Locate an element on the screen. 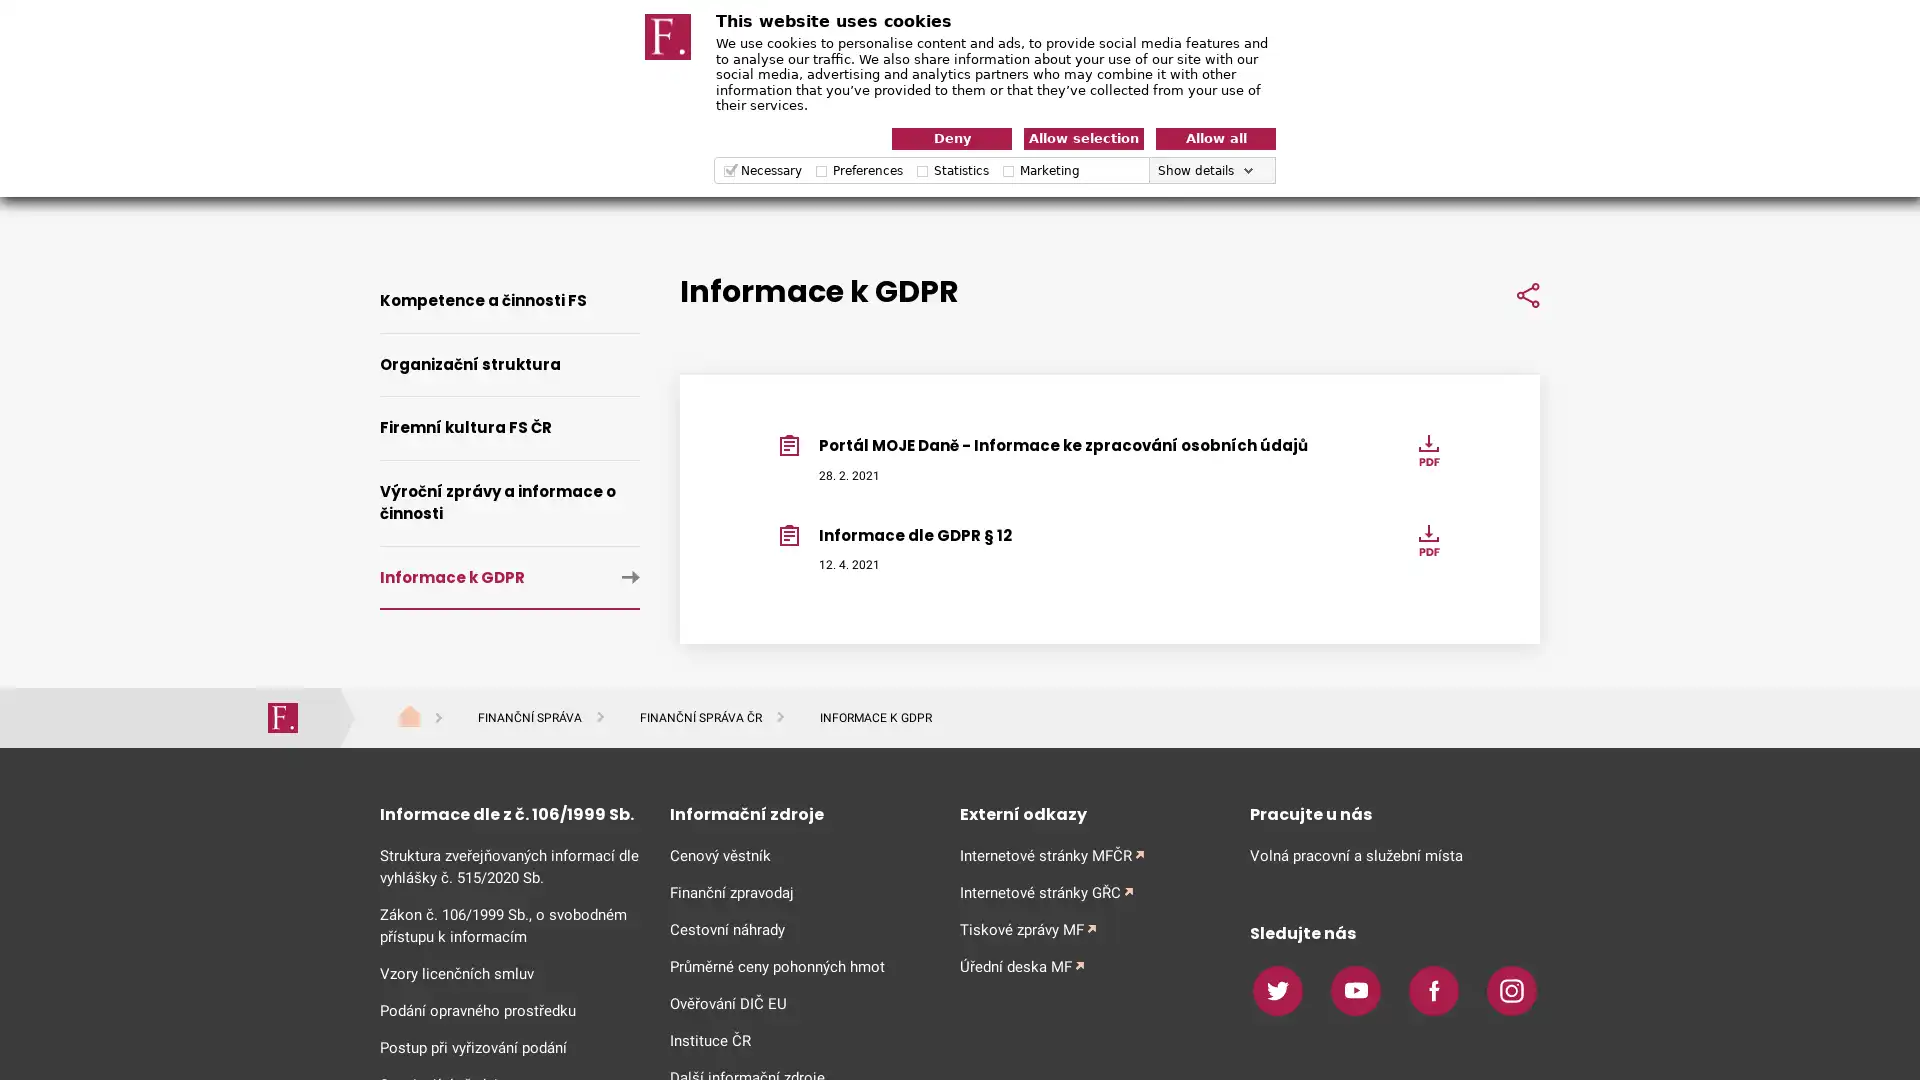 Image resolution: width=1920 pixels, height=1080 pixels. Pracujte u nas is located at coordinates (1394, 813).